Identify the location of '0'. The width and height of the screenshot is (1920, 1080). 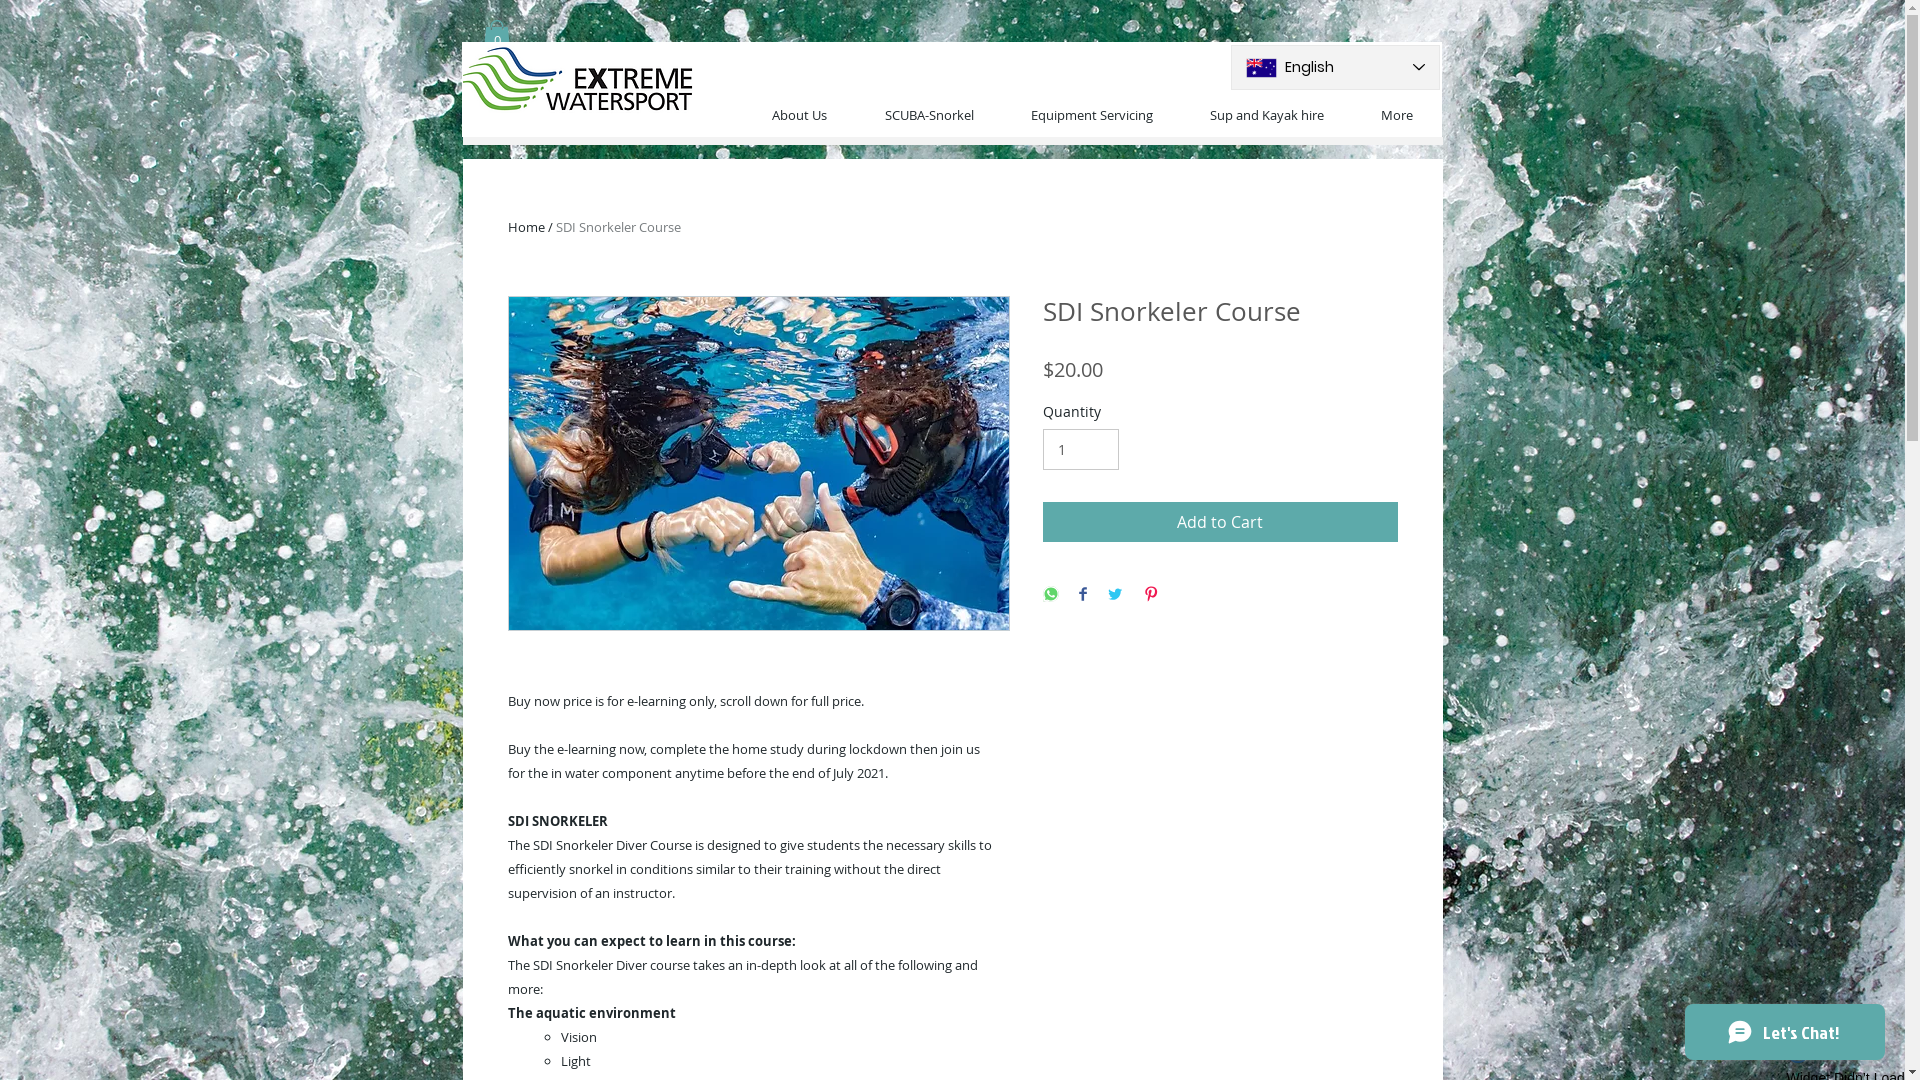
(495, 36).